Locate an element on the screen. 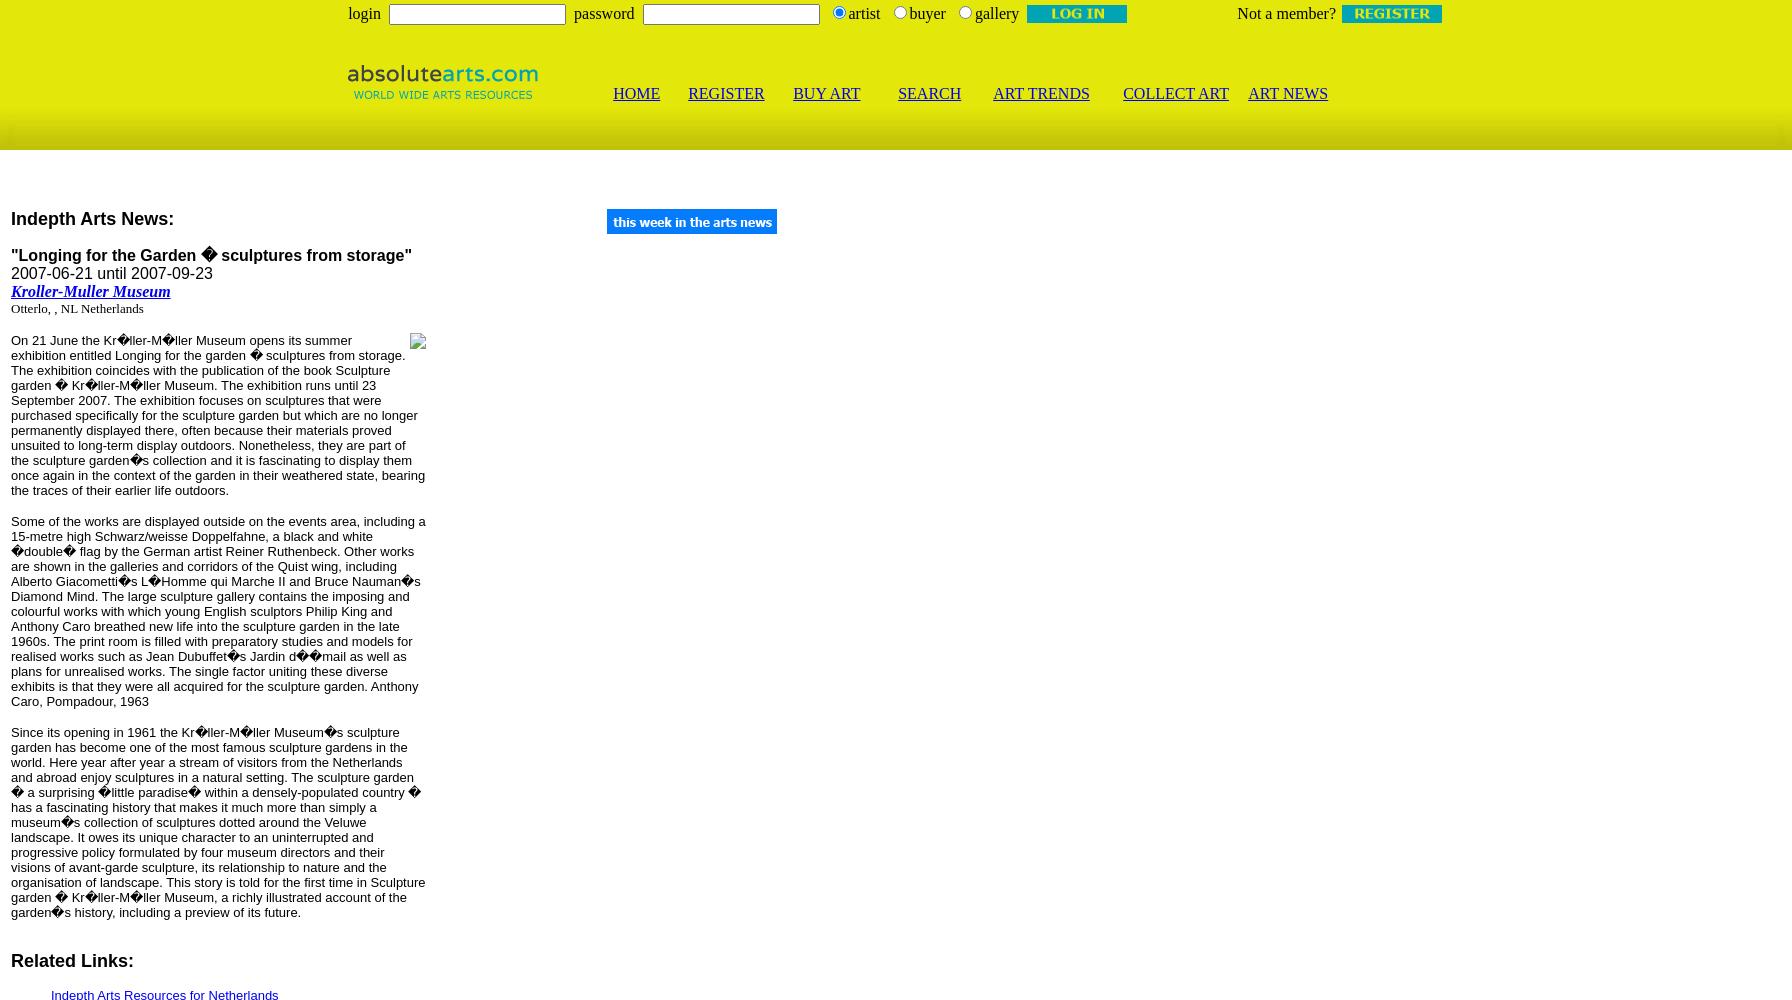 This screenshot has height=1000, width=1792. 'COLLECT ART' is located at coordinates (1175, 92).